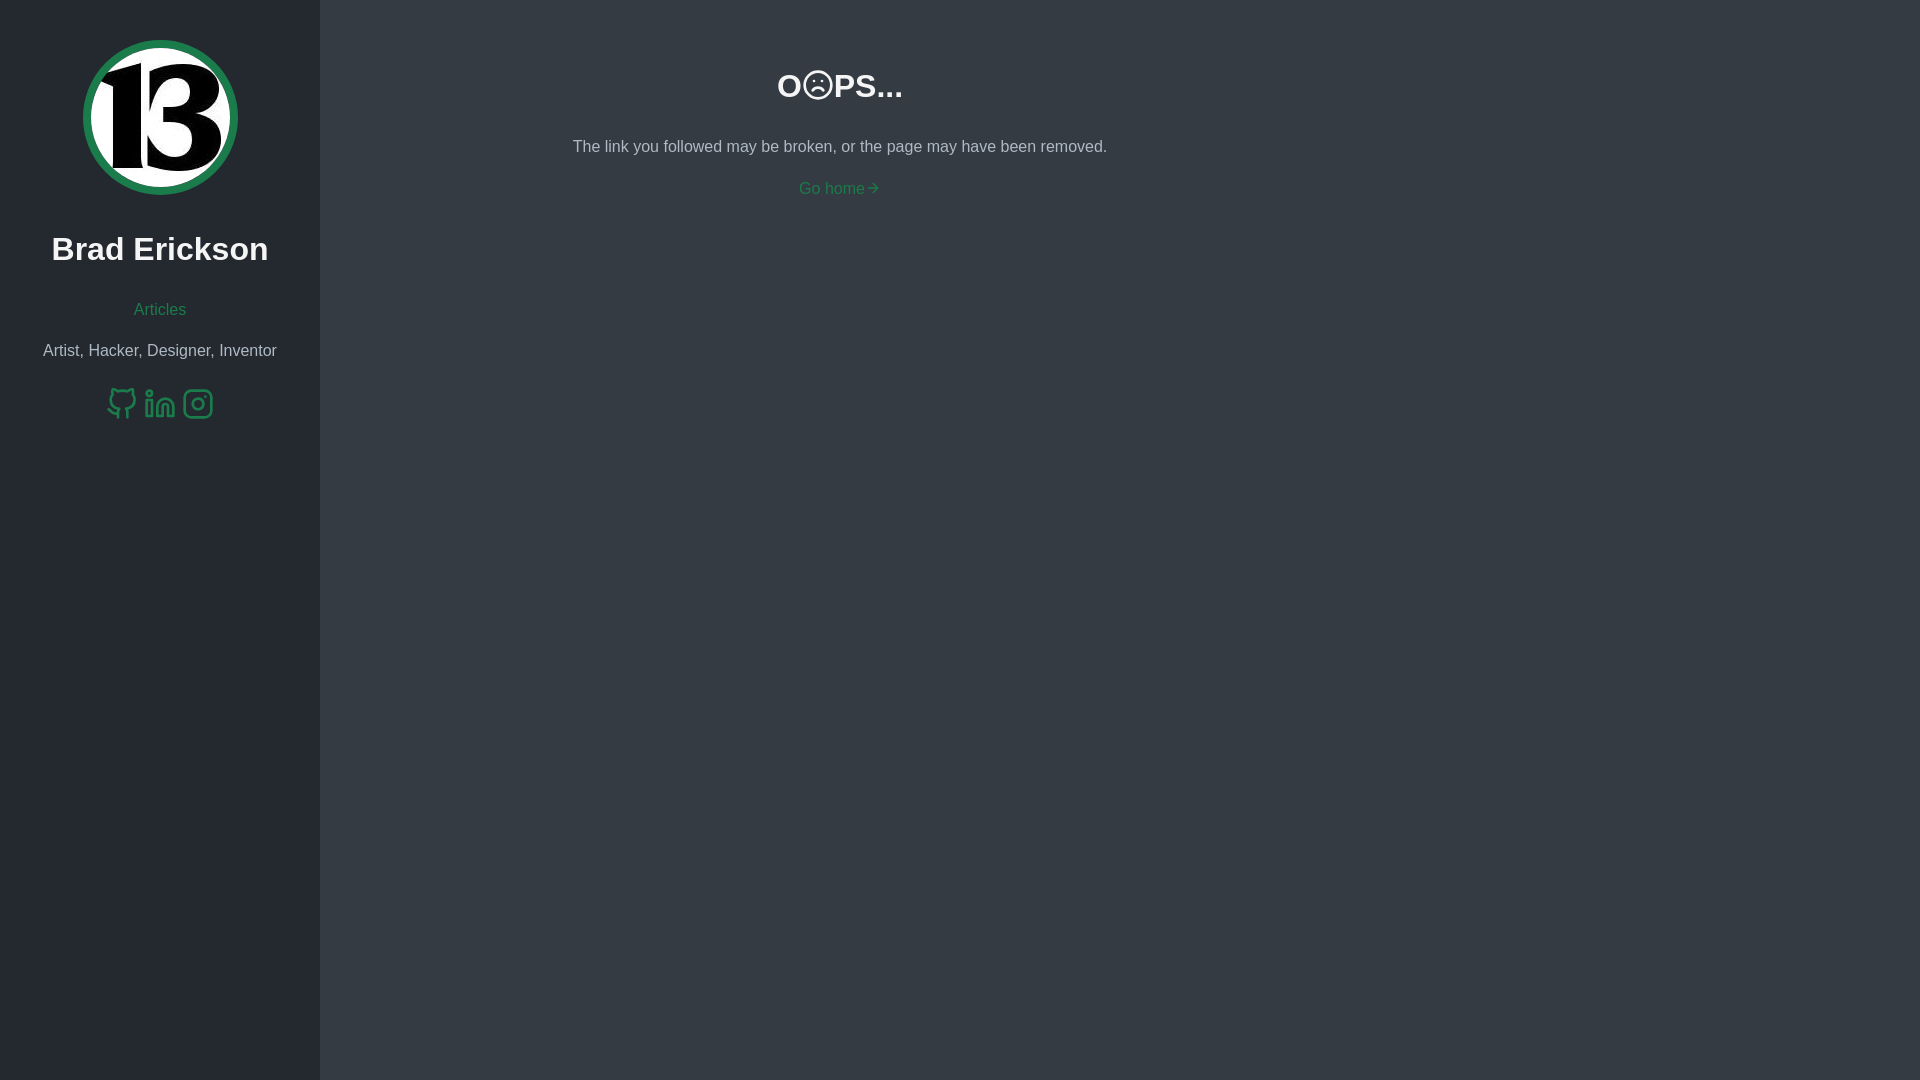 The height and width of the screenshot is (1080, 1920). I want to click on 'Articles', so click(158, 309).